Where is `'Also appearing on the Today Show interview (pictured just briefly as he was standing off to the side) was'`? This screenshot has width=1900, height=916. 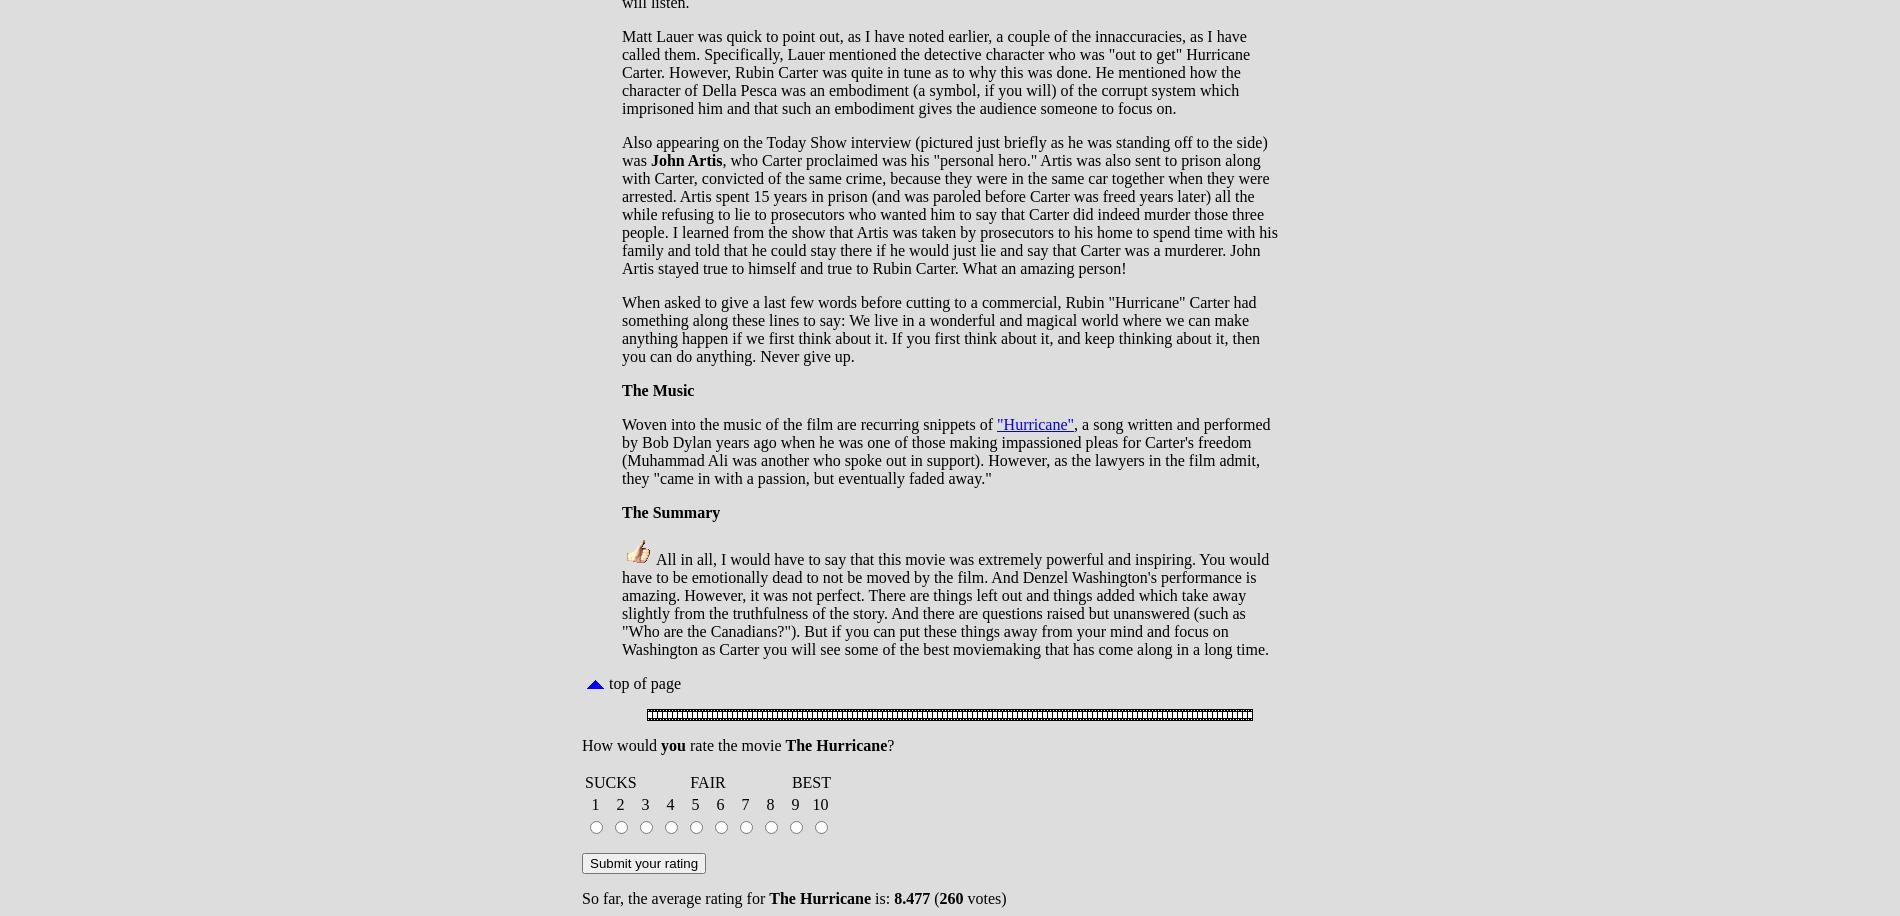 'Also appearing on the Today Show interview (pictured just briefly as he was standing off to the side) was' is located at coordinates (943, 151).